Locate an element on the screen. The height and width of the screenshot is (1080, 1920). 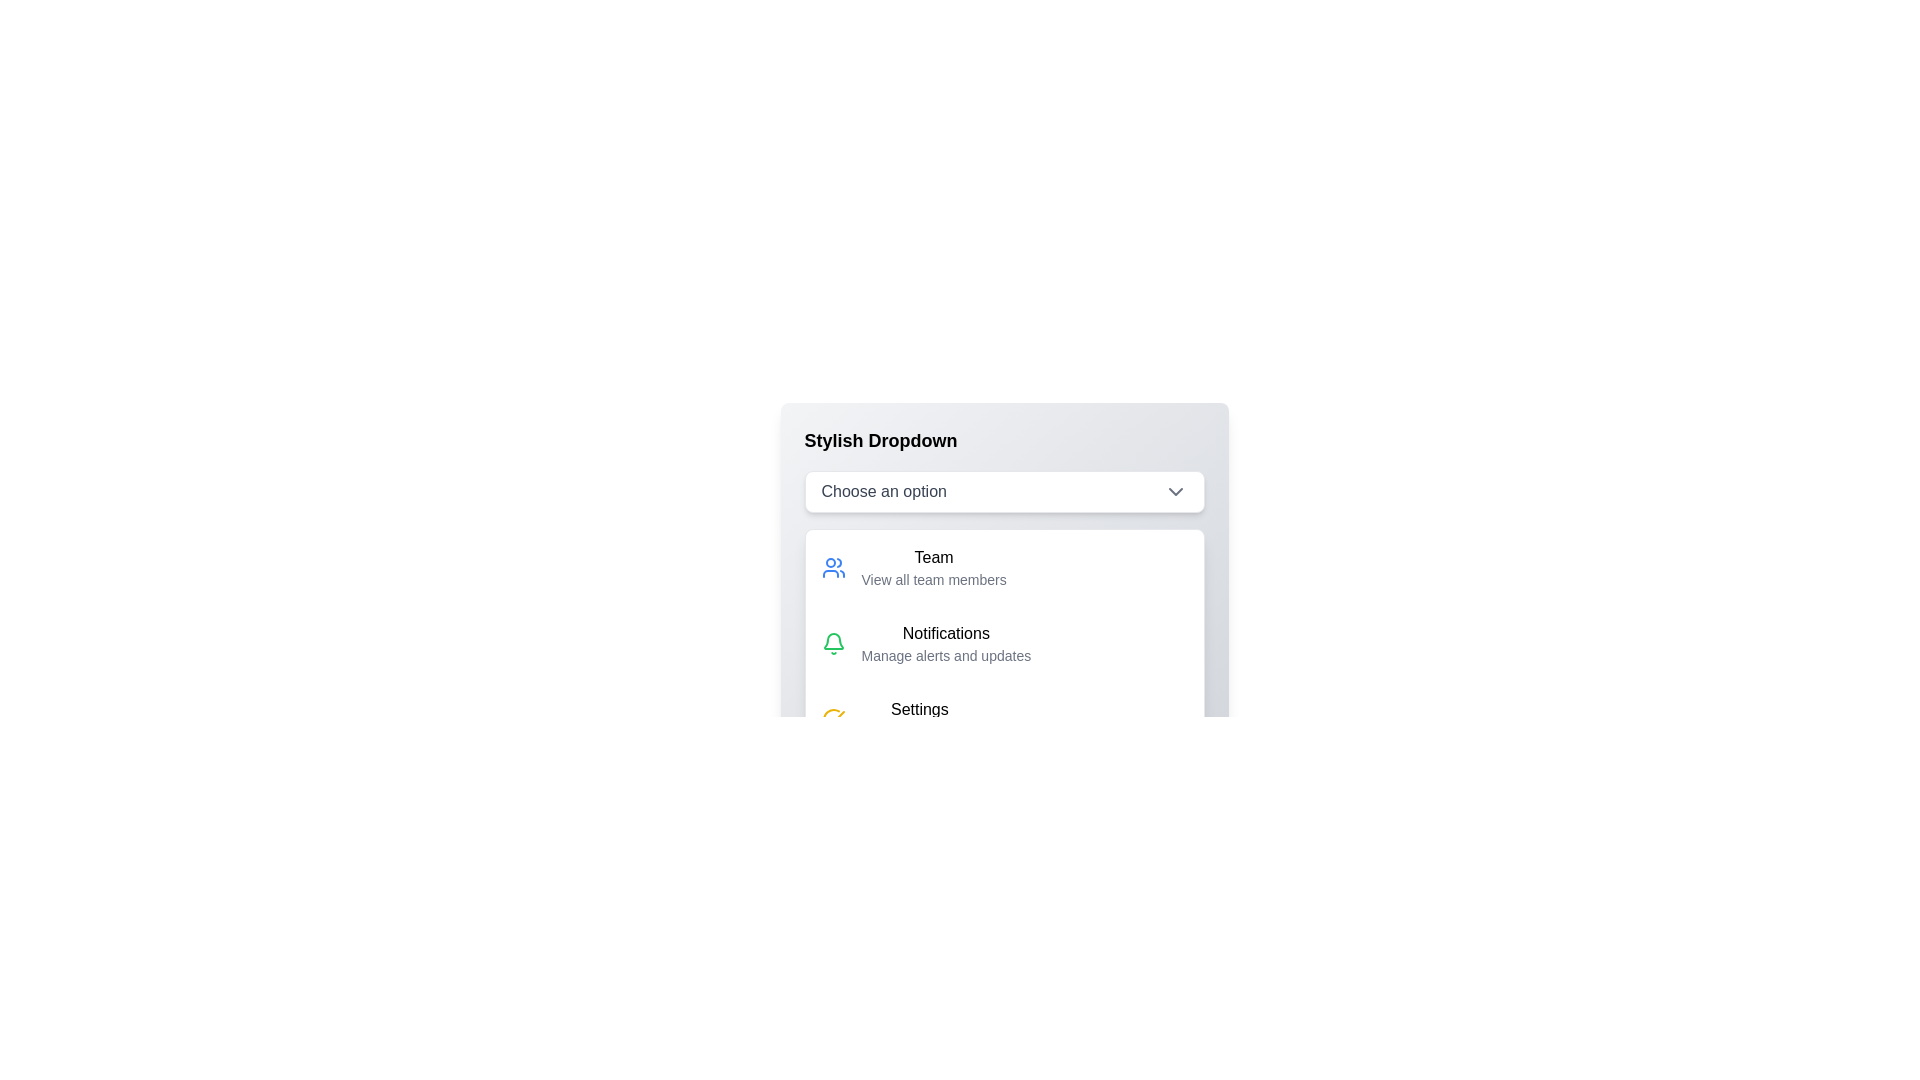
the 'Notifications' text label which is displayed in bold next to a green bell icon is located at coordinates (945, 644).